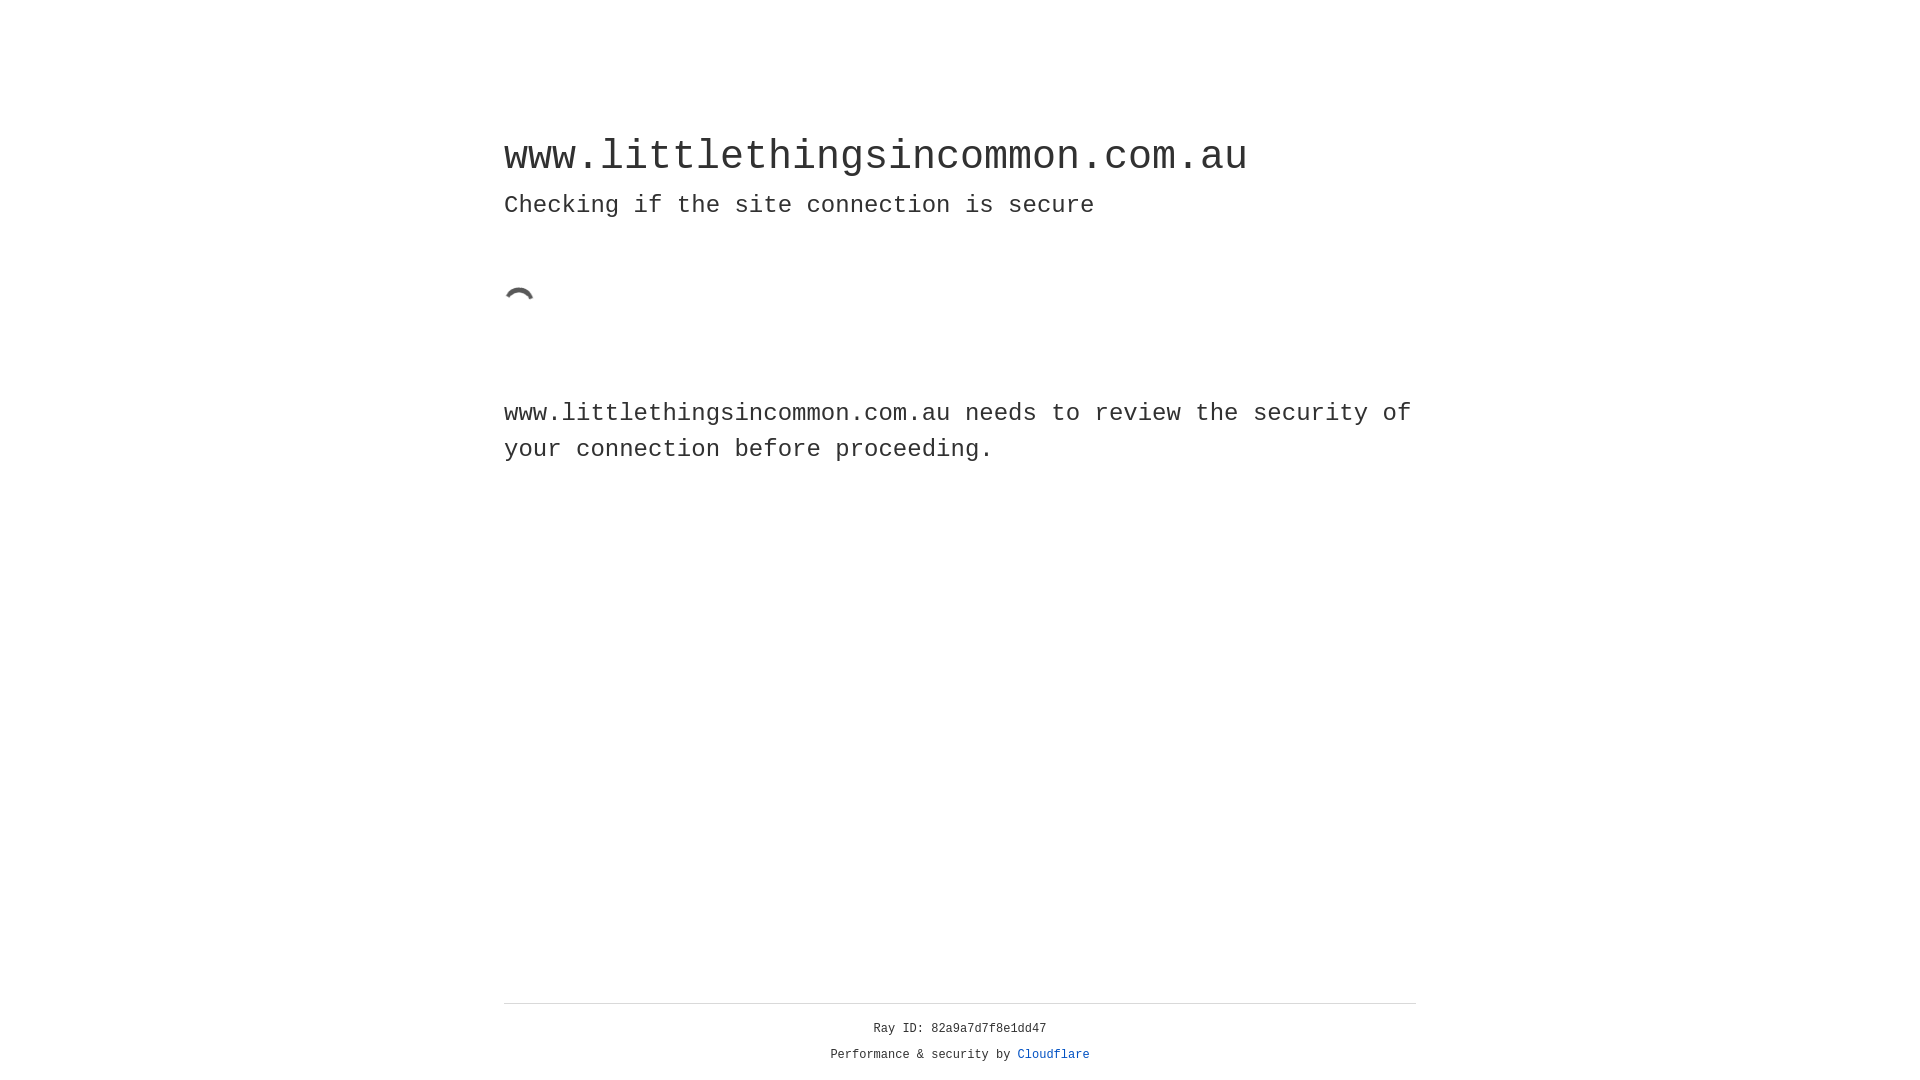 The width and height of the screenshot is (1920, 1080). What do you see at coordinates (1053, 1054) in the screenshot?
I see `'Cloudflare'` at bounding box center [1053, 1054].